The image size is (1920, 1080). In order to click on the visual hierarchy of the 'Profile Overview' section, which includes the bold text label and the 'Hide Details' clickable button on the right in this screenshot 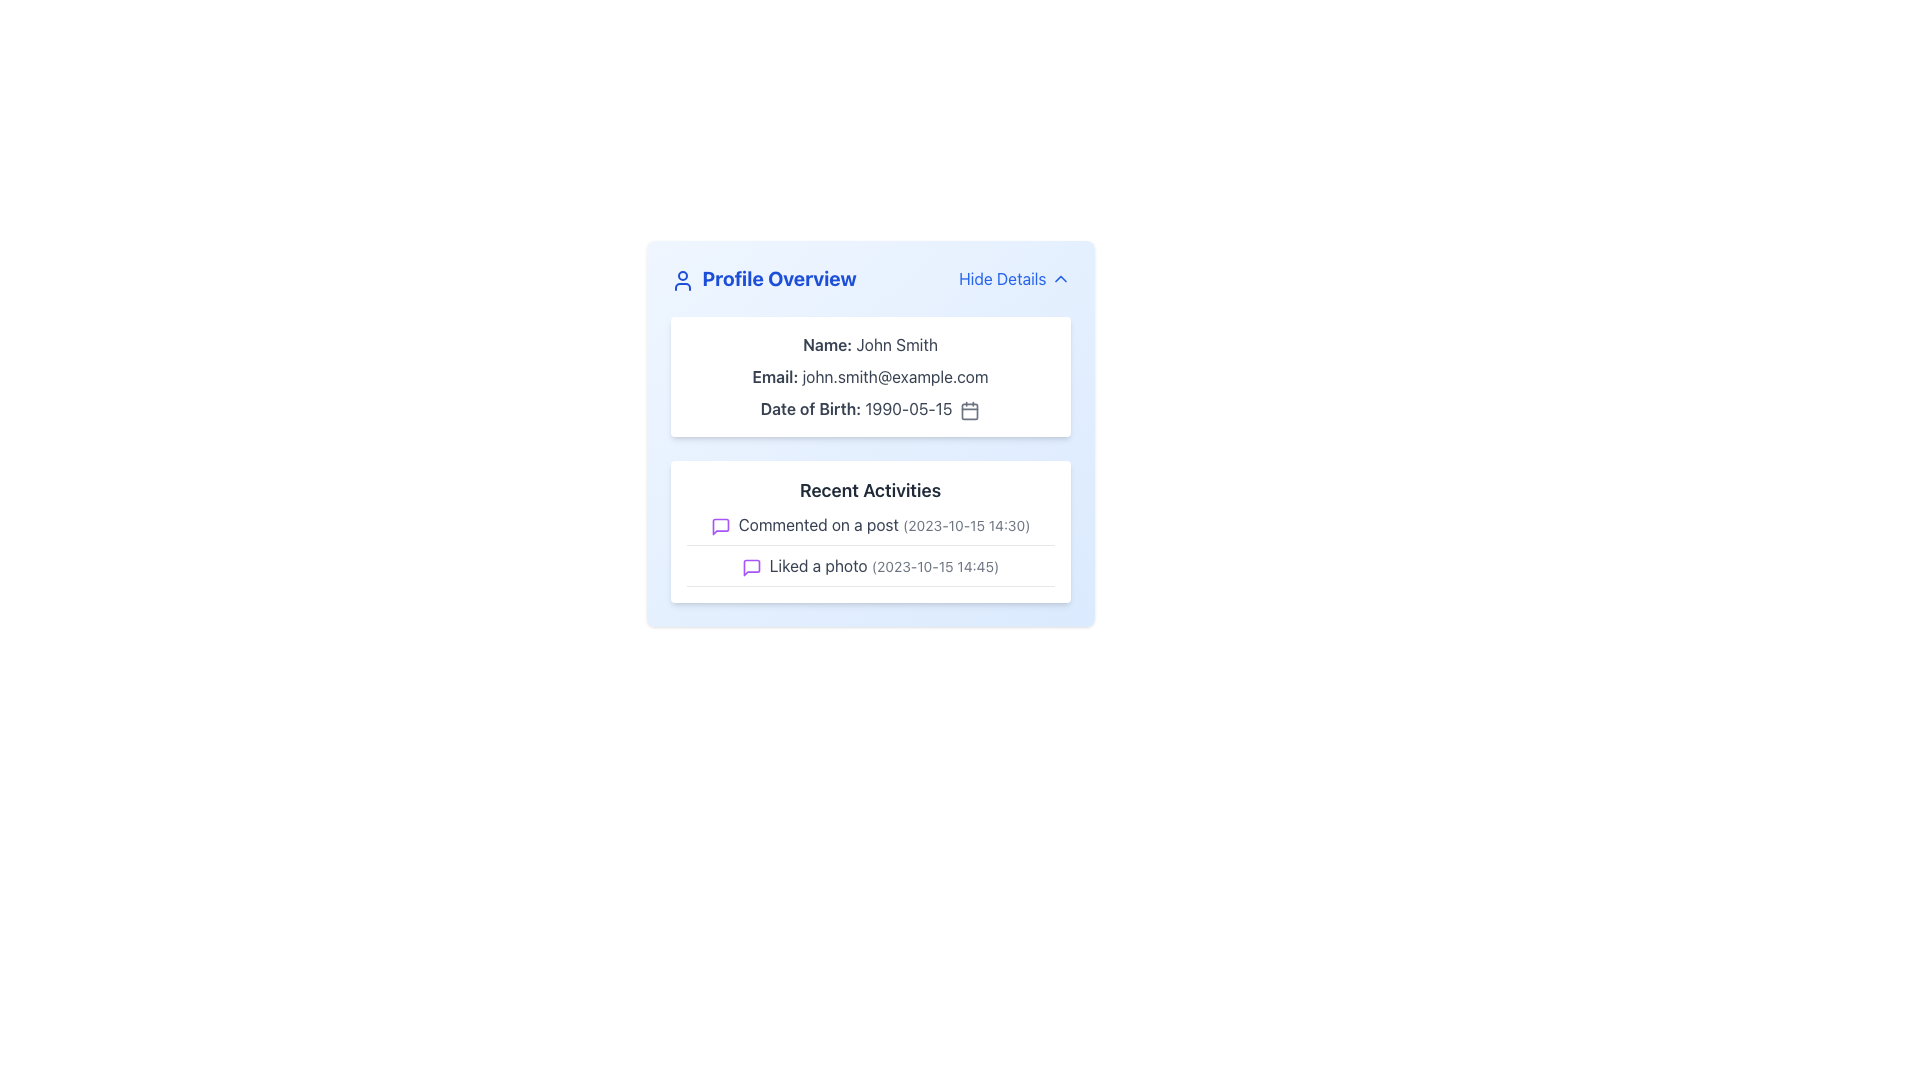, I will do `click(870, 278)`.